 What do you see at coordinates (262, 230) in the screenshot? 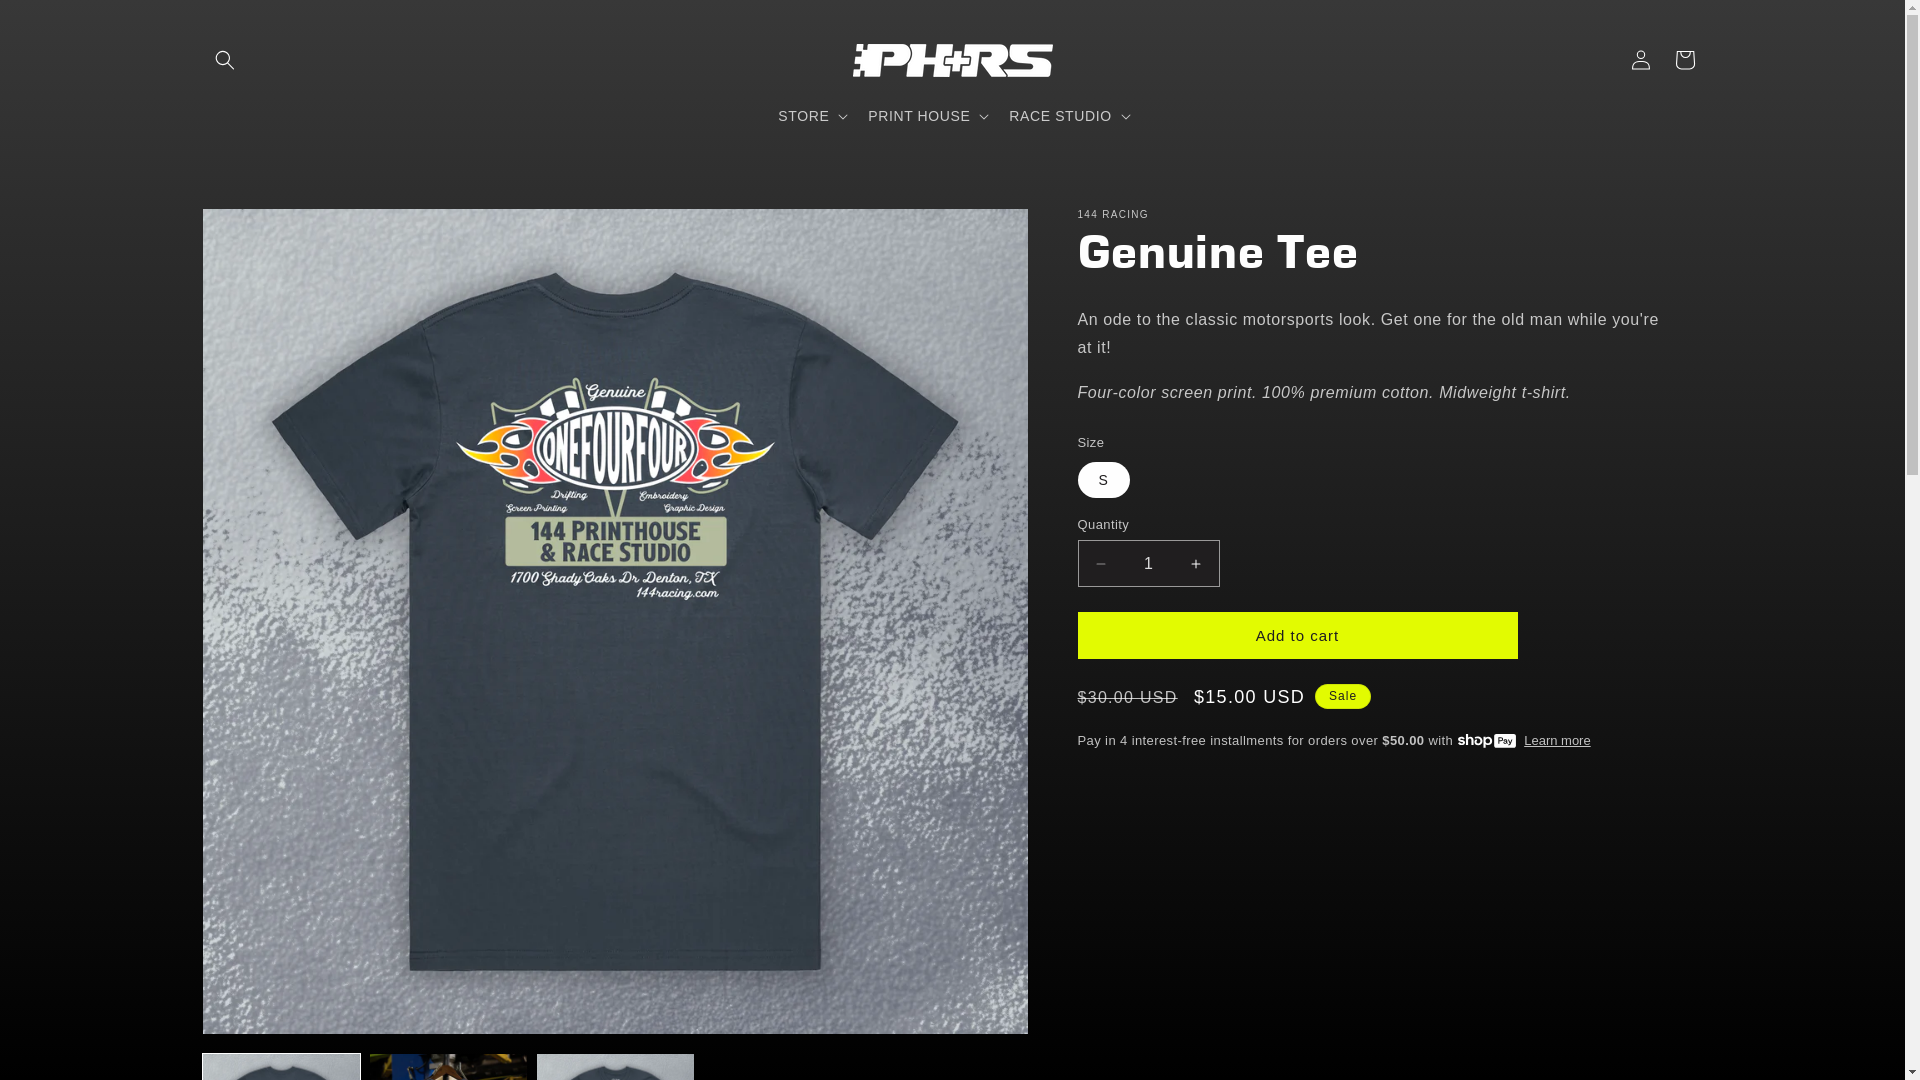
I see `'Skip to product information'` at bounding box center [262, 230].